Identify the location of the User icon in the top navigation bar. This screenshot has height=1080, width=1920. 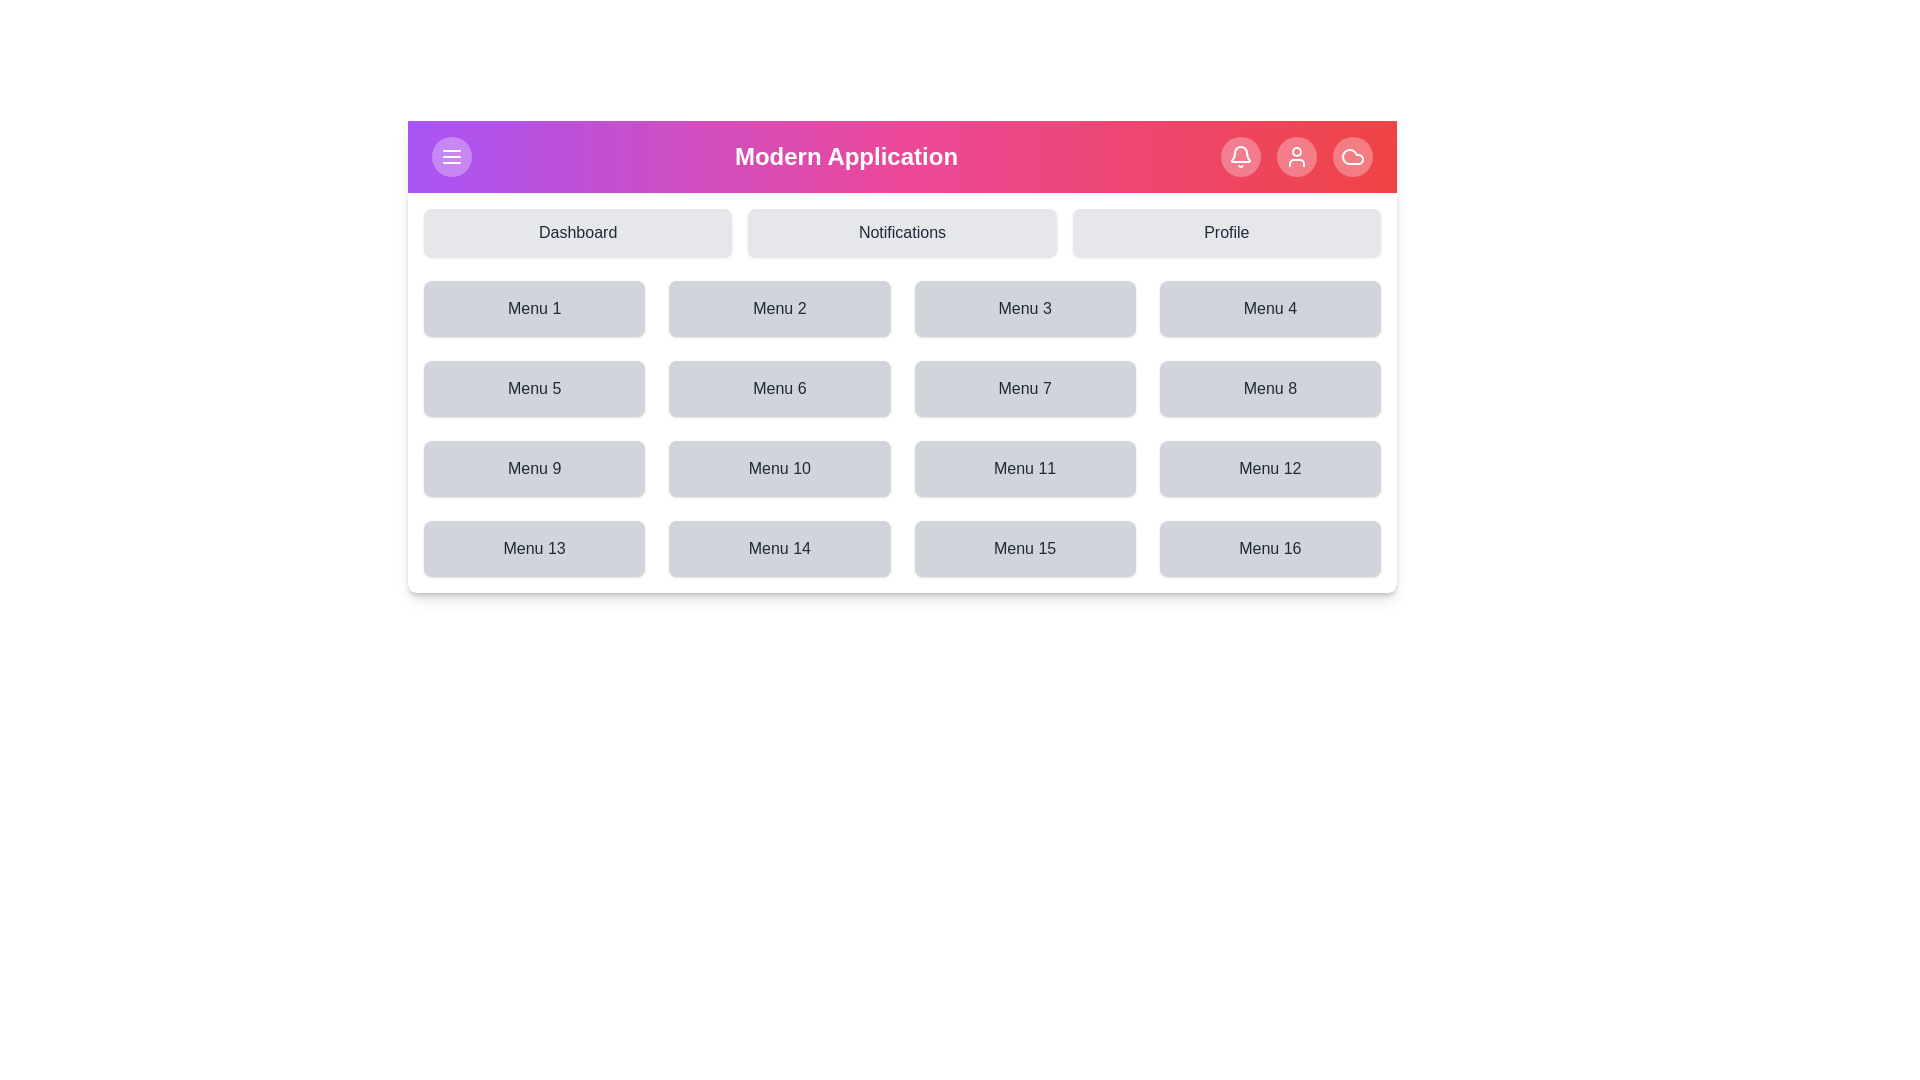
(1296, 156).